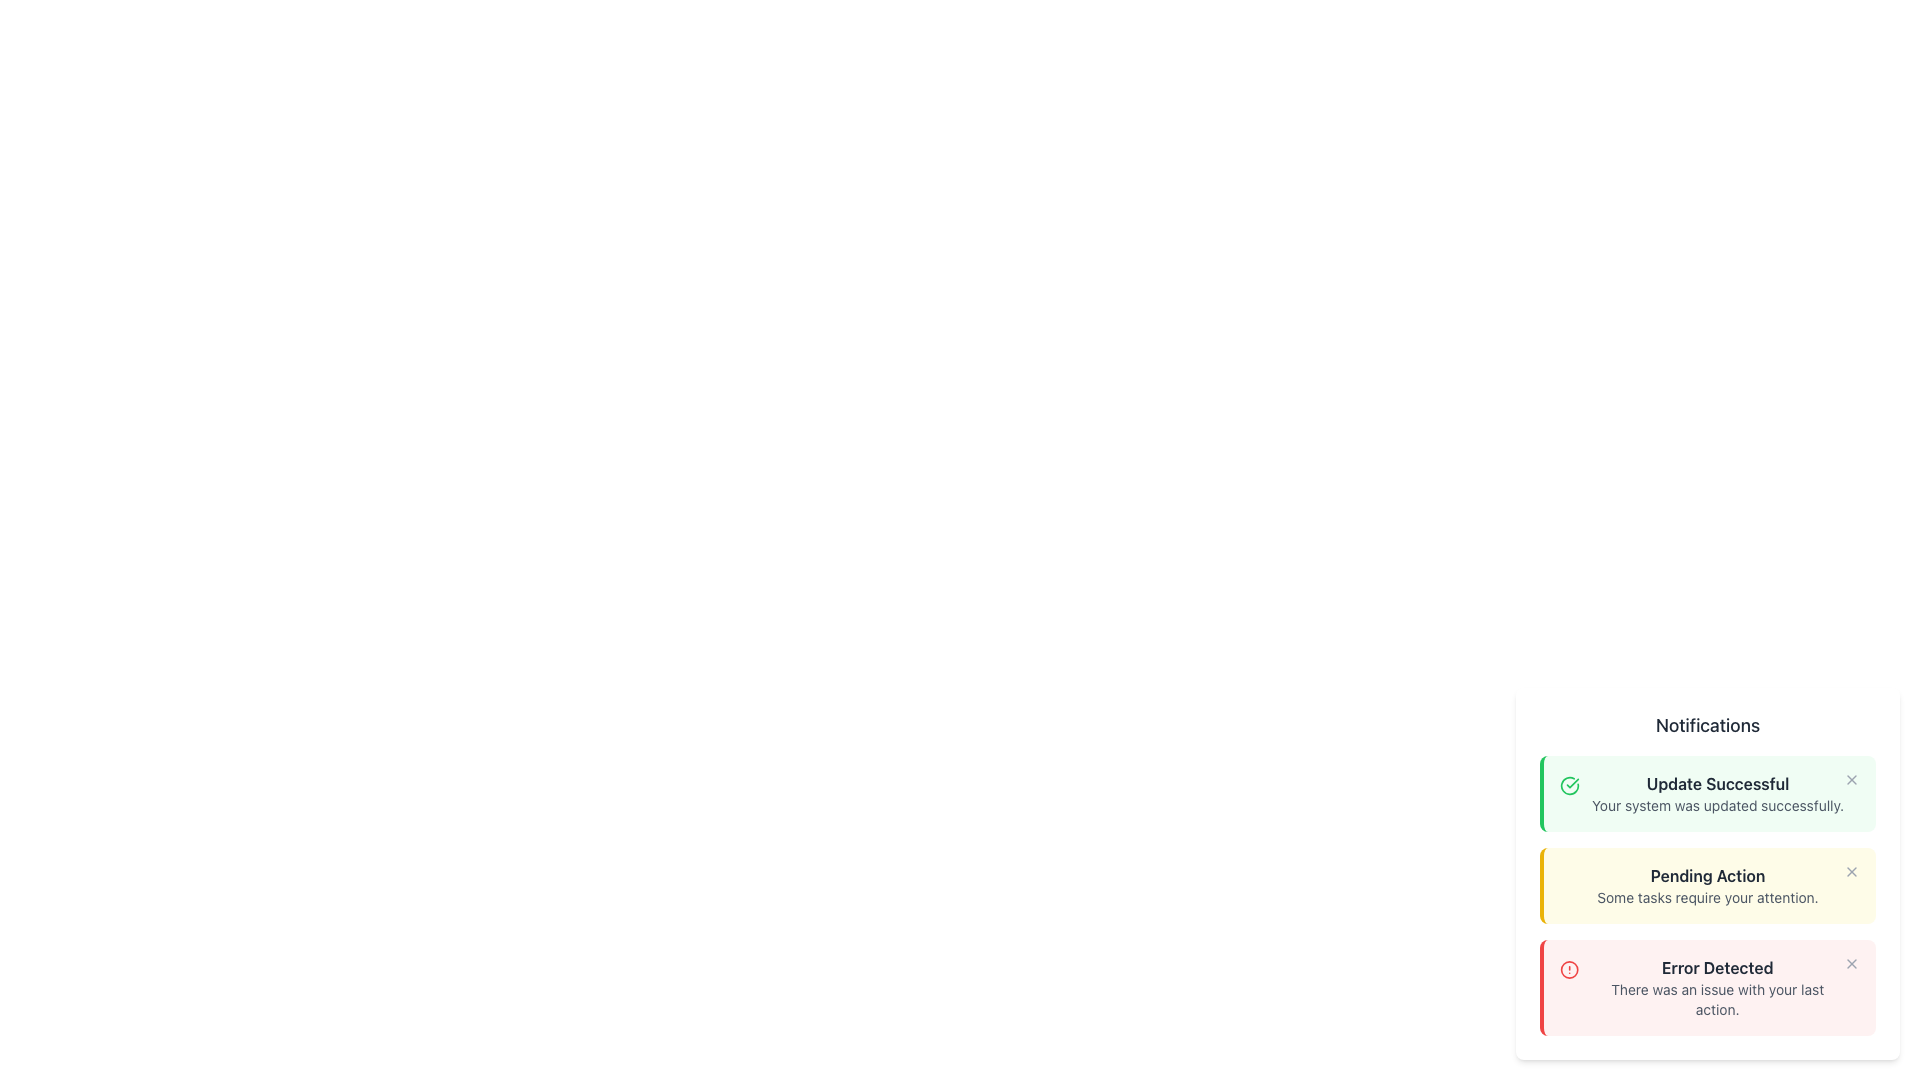 This screenshot has height=1080, width=1920. What do you see at coordinates (1851, 870) in the screenshot?
I see `the small gray close button represented by an 'X' shape to observe its visual color change` at bounding box center [1851, 870].